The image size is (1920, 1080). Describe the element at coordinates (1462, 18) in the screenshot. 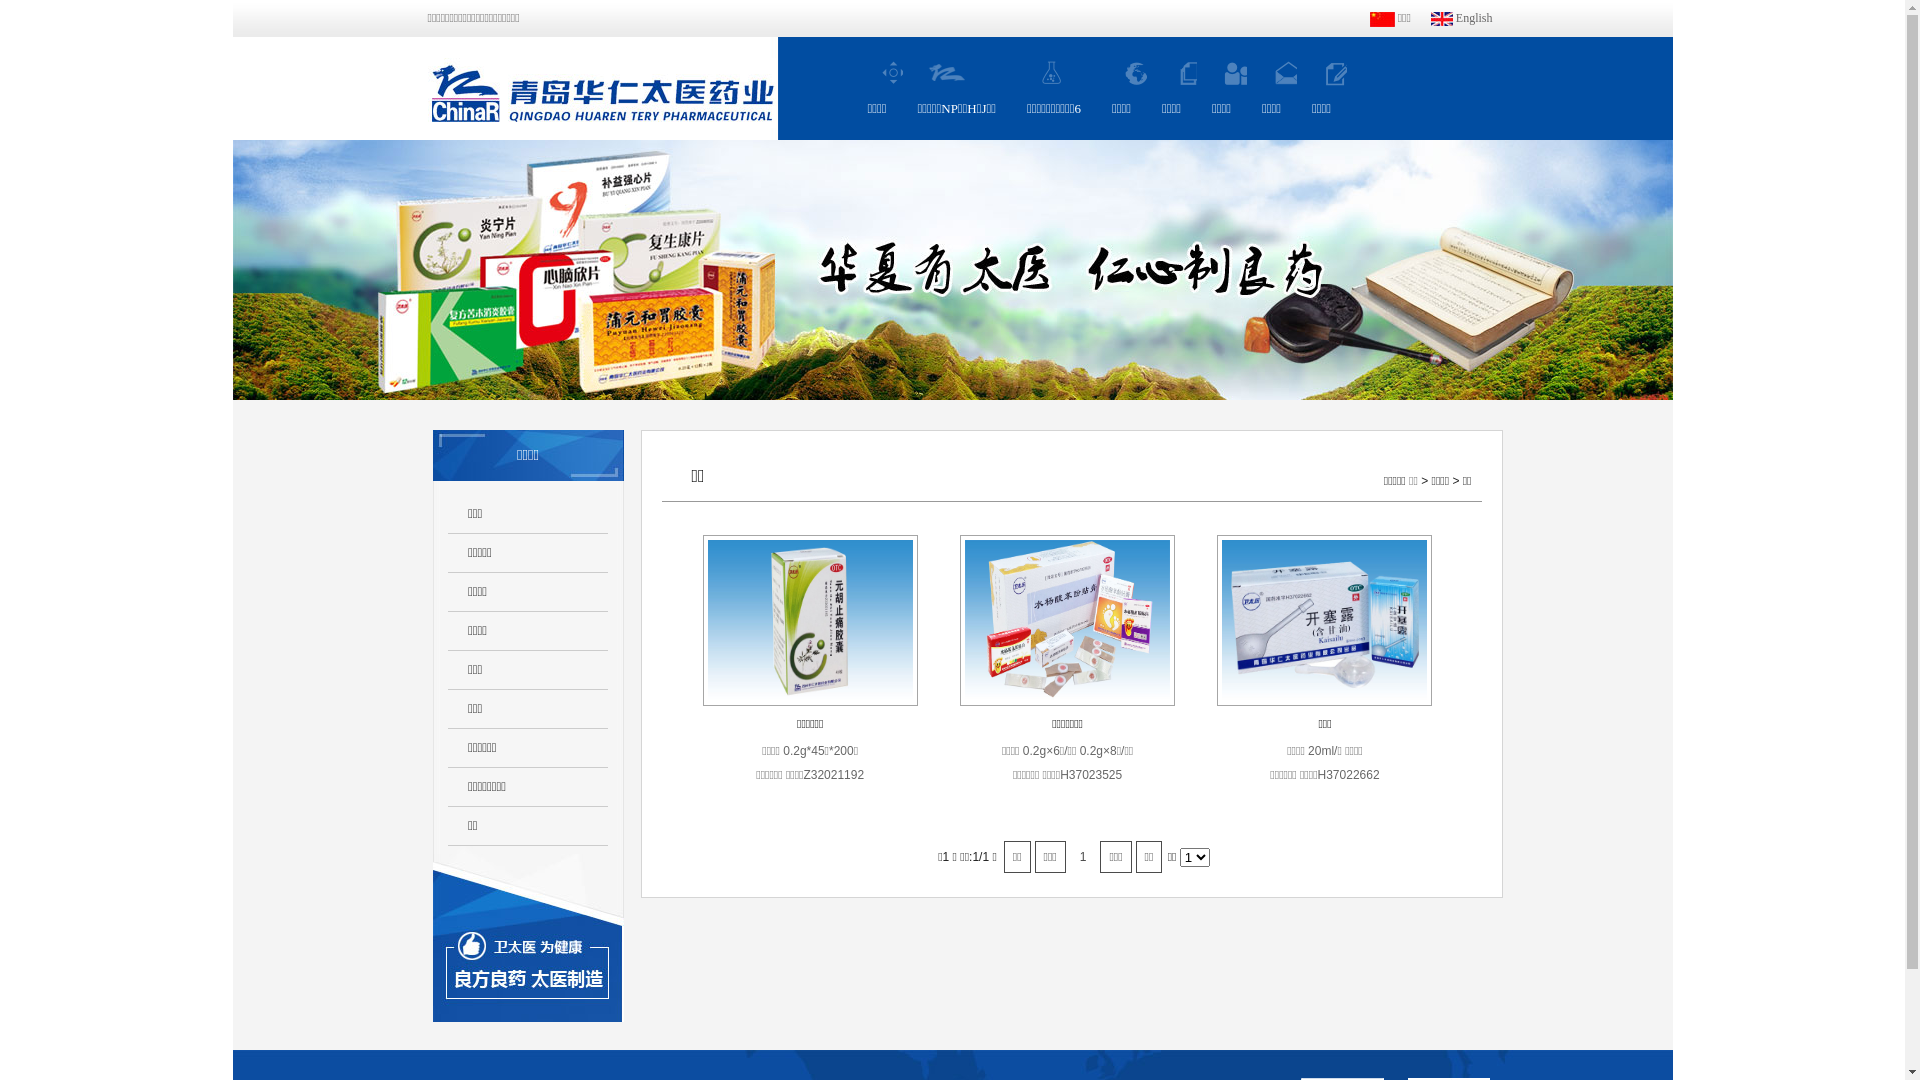

I see `'English'` at that location.